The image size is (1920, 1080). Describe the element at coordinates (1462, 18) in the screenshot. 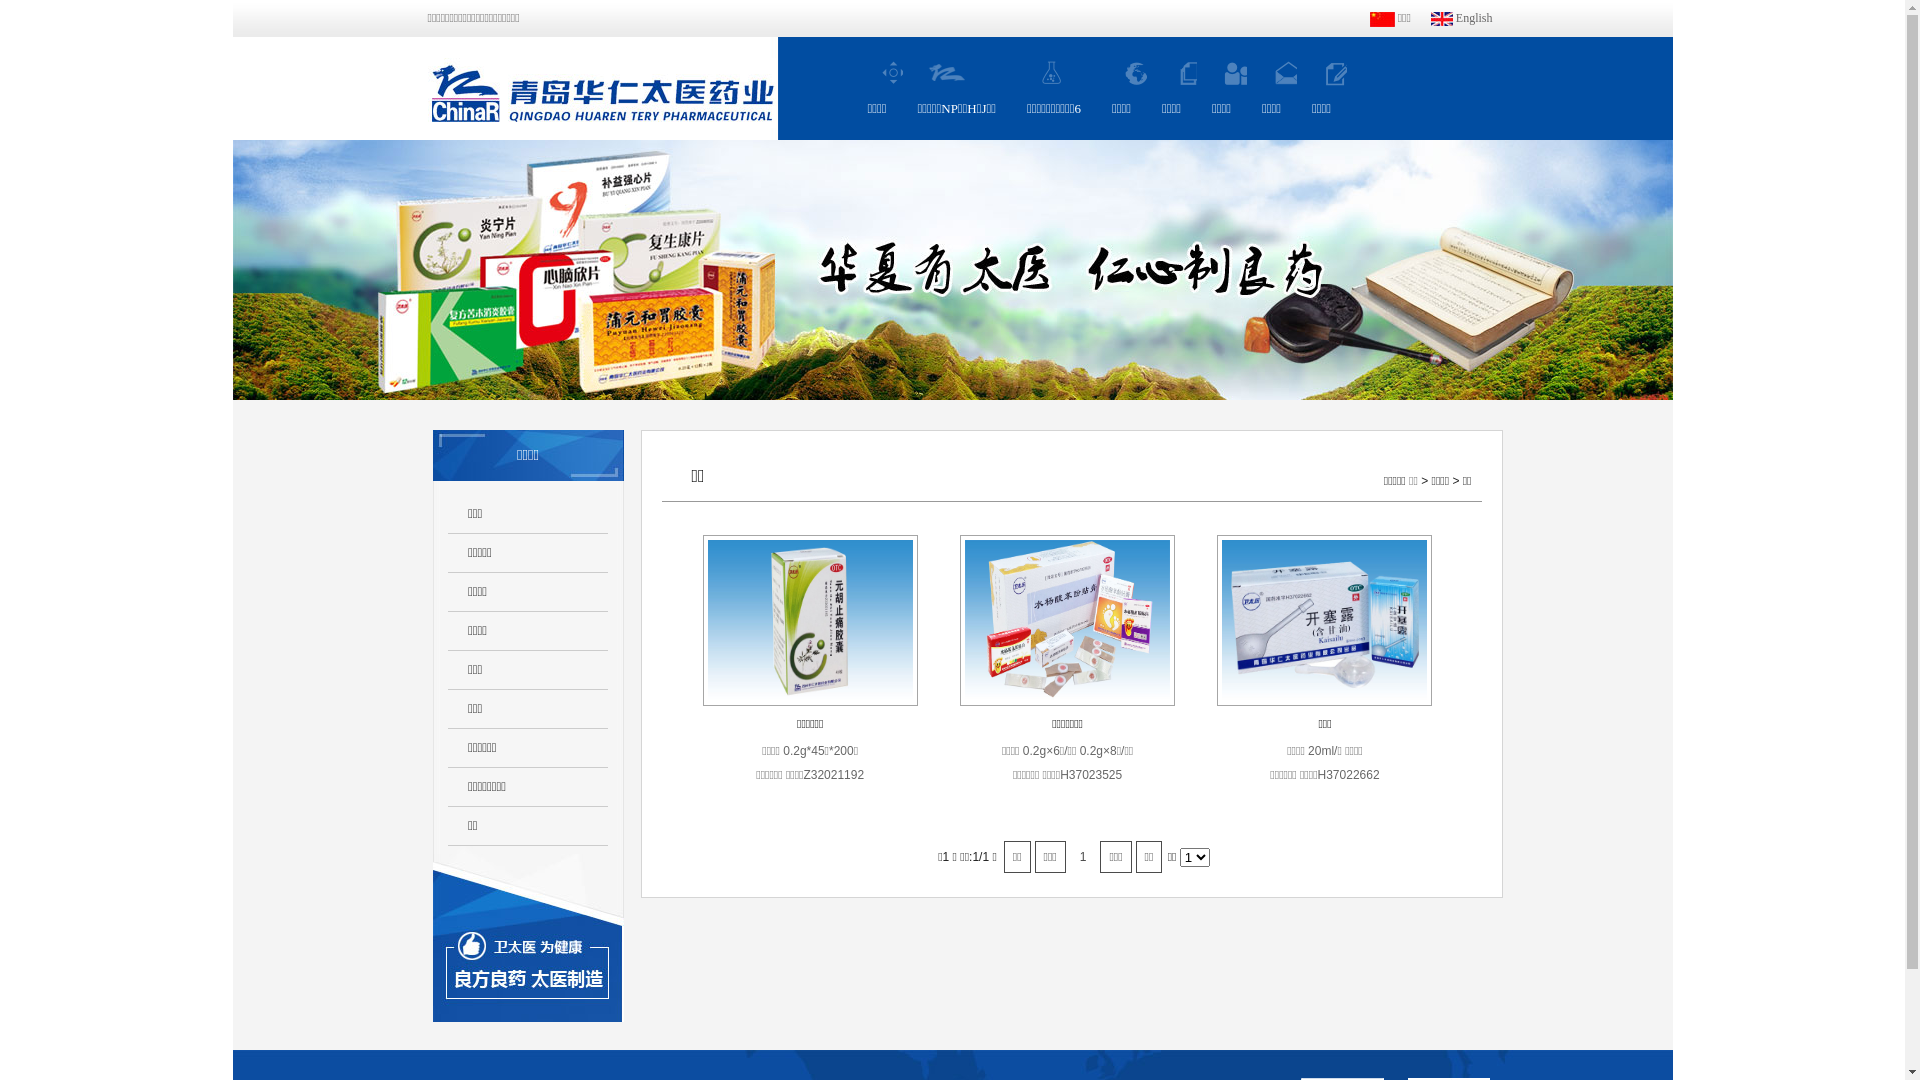

I see `'English'` at that location.